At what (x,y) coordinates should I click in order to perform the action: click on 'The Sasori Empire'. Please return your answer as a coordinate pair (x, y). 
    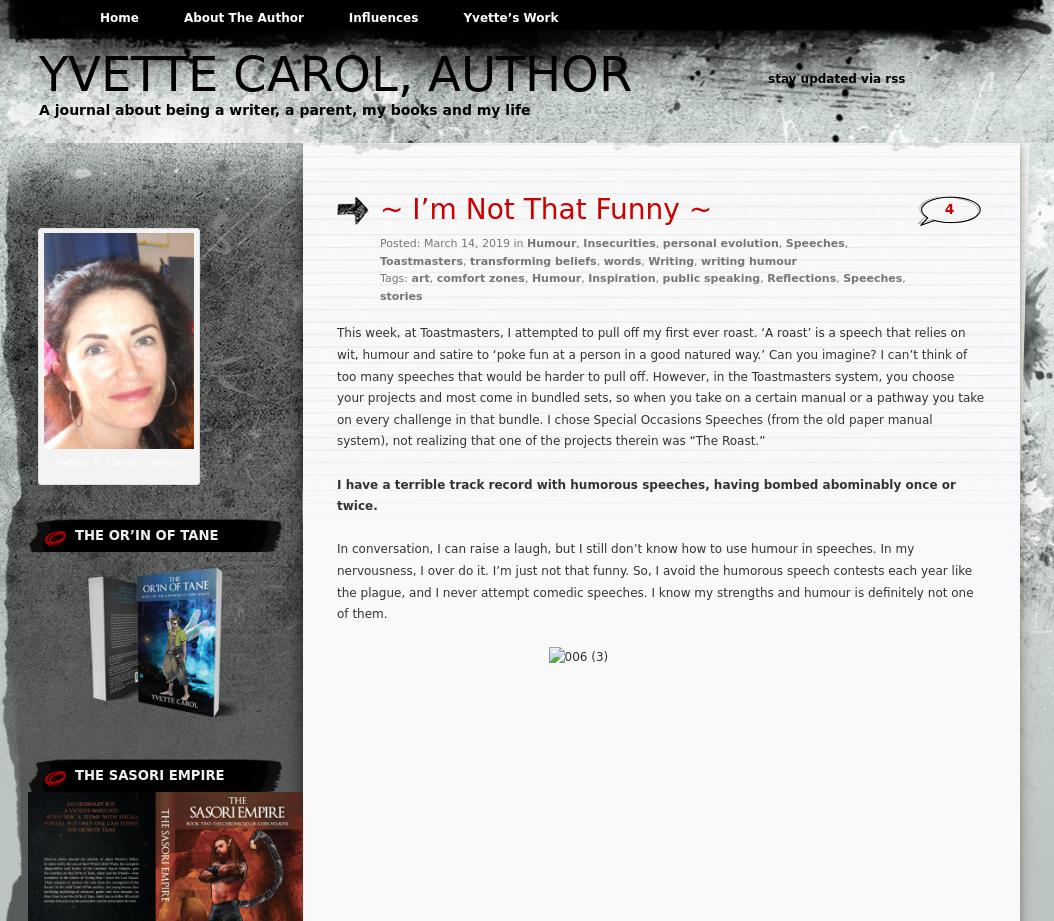
    Looking at the image, I should click on (74, 774).